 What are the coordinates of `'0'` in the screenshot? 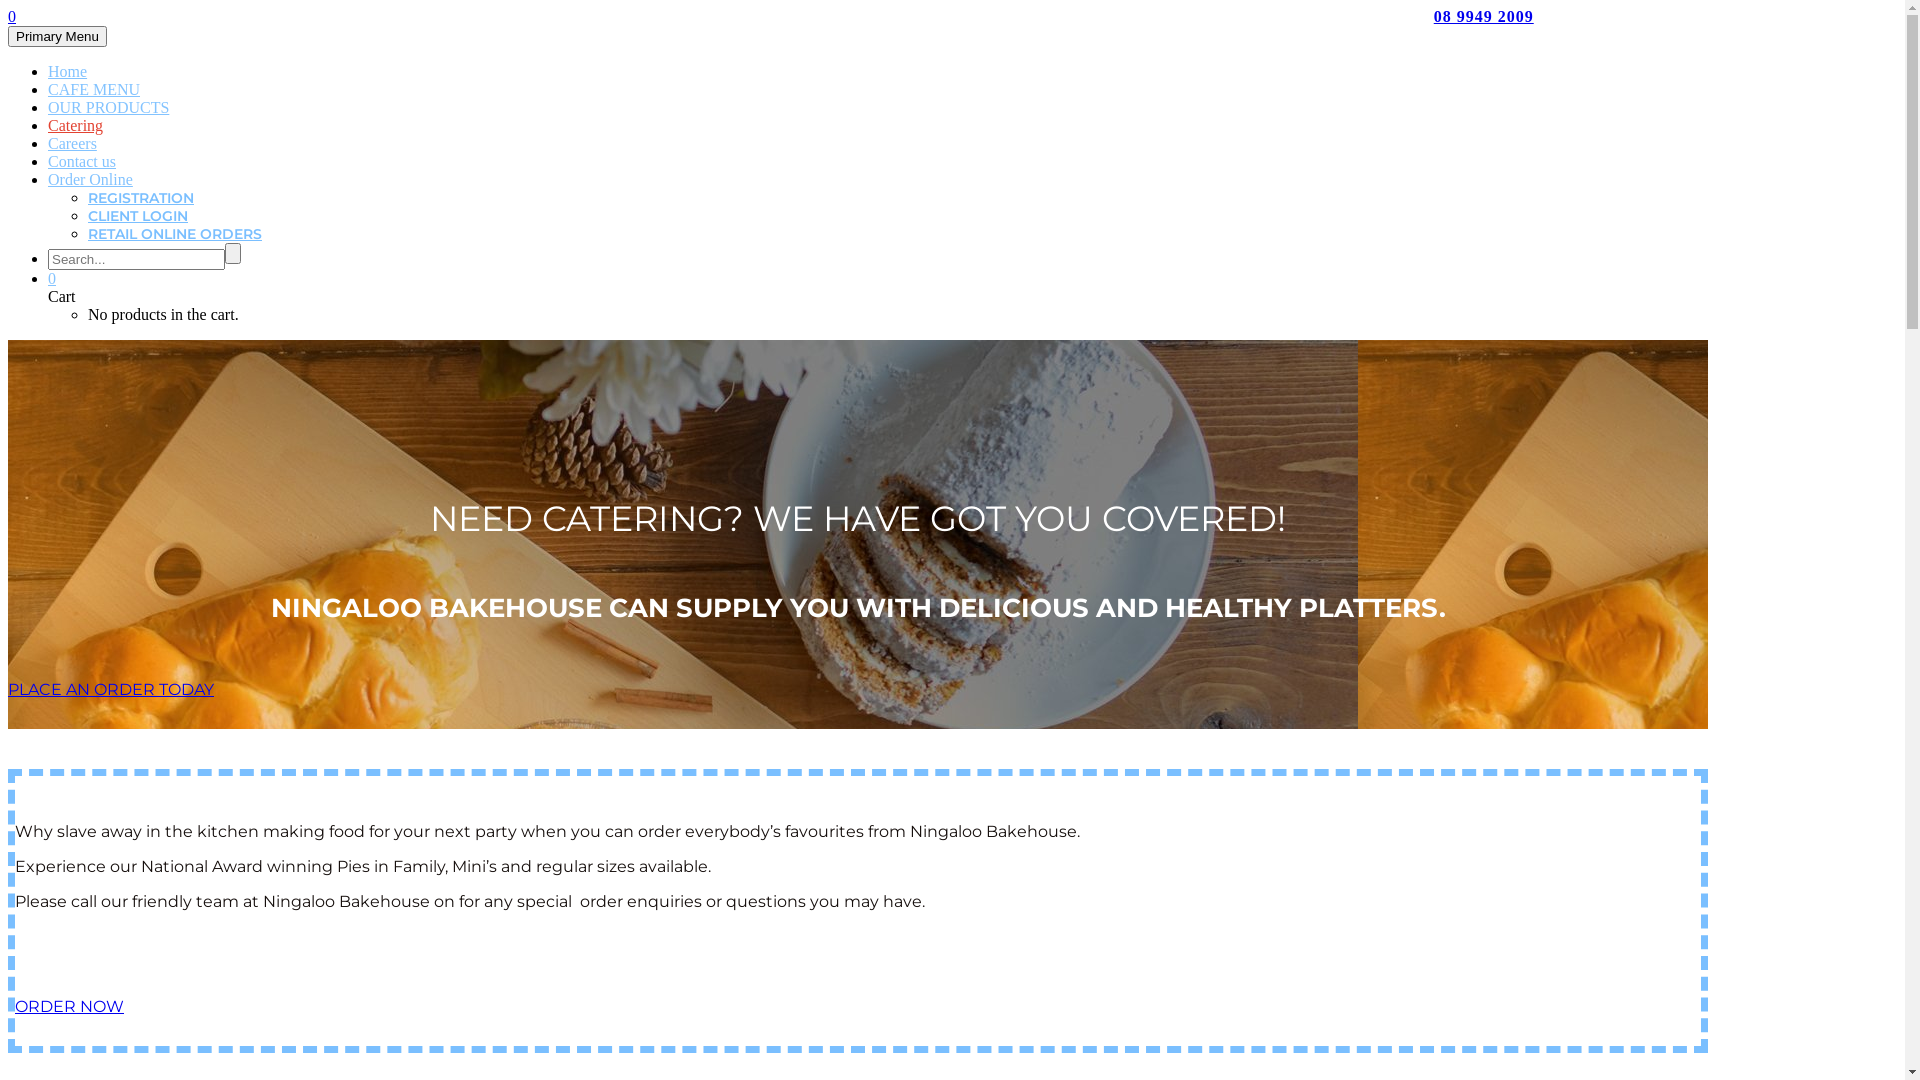 It's located at (52, 278).